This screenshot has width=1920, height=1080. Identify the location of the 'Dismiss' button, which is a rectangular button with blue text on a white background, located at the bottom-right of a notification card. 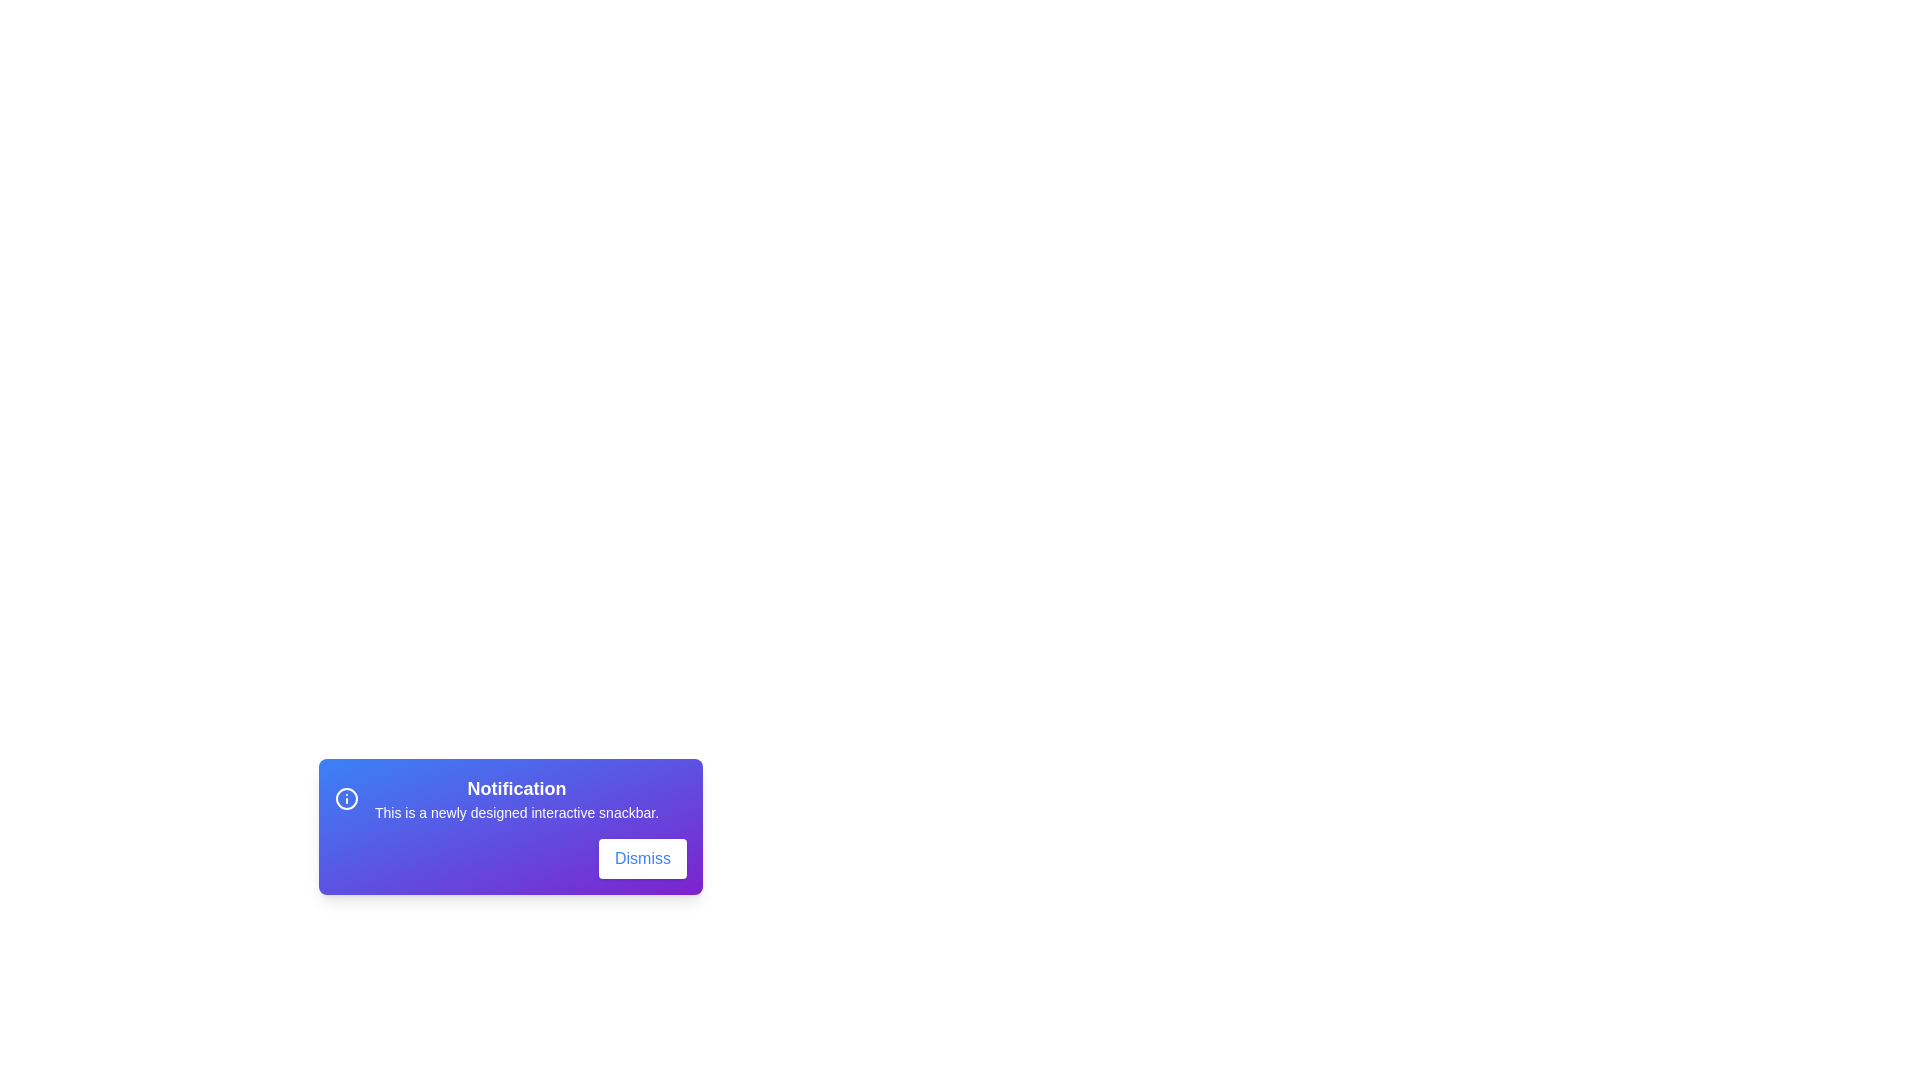
(643, 858).